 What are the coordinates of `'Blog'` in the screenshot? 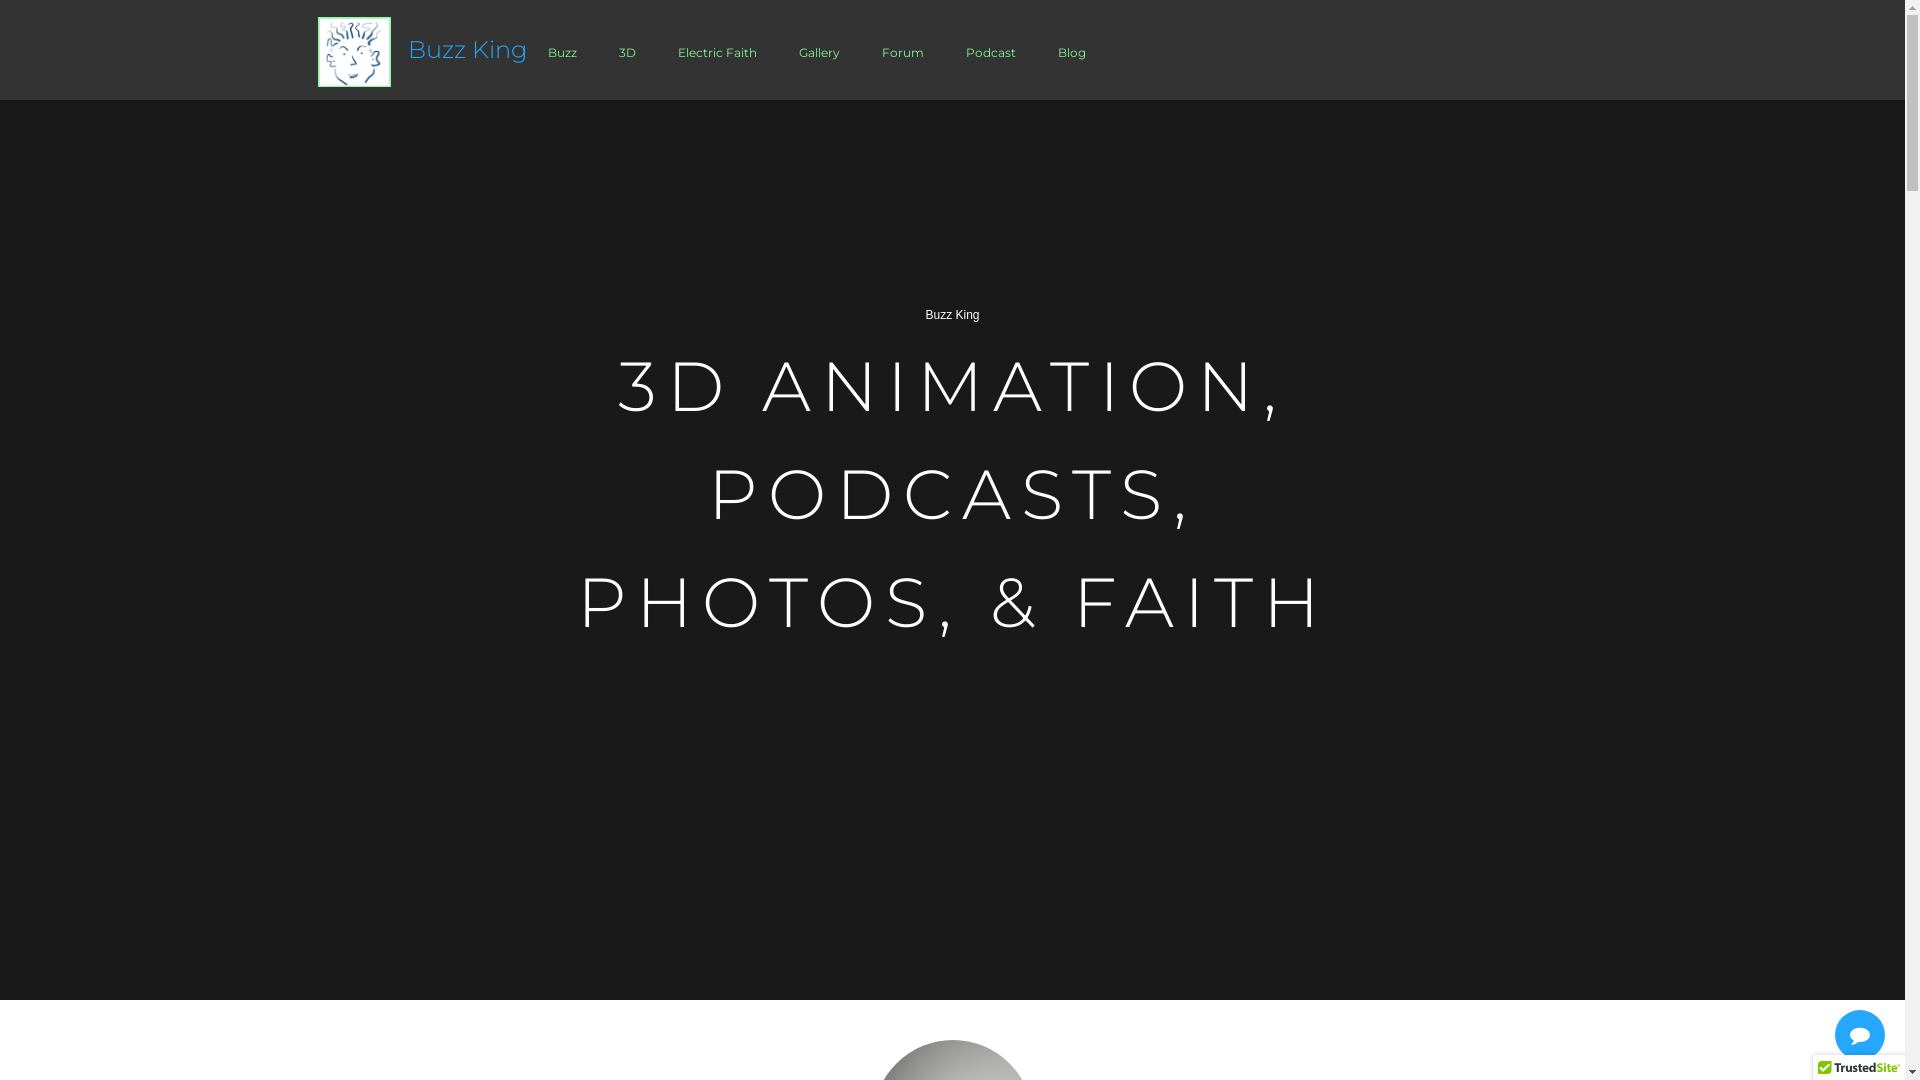 It's located at (1070, 51).